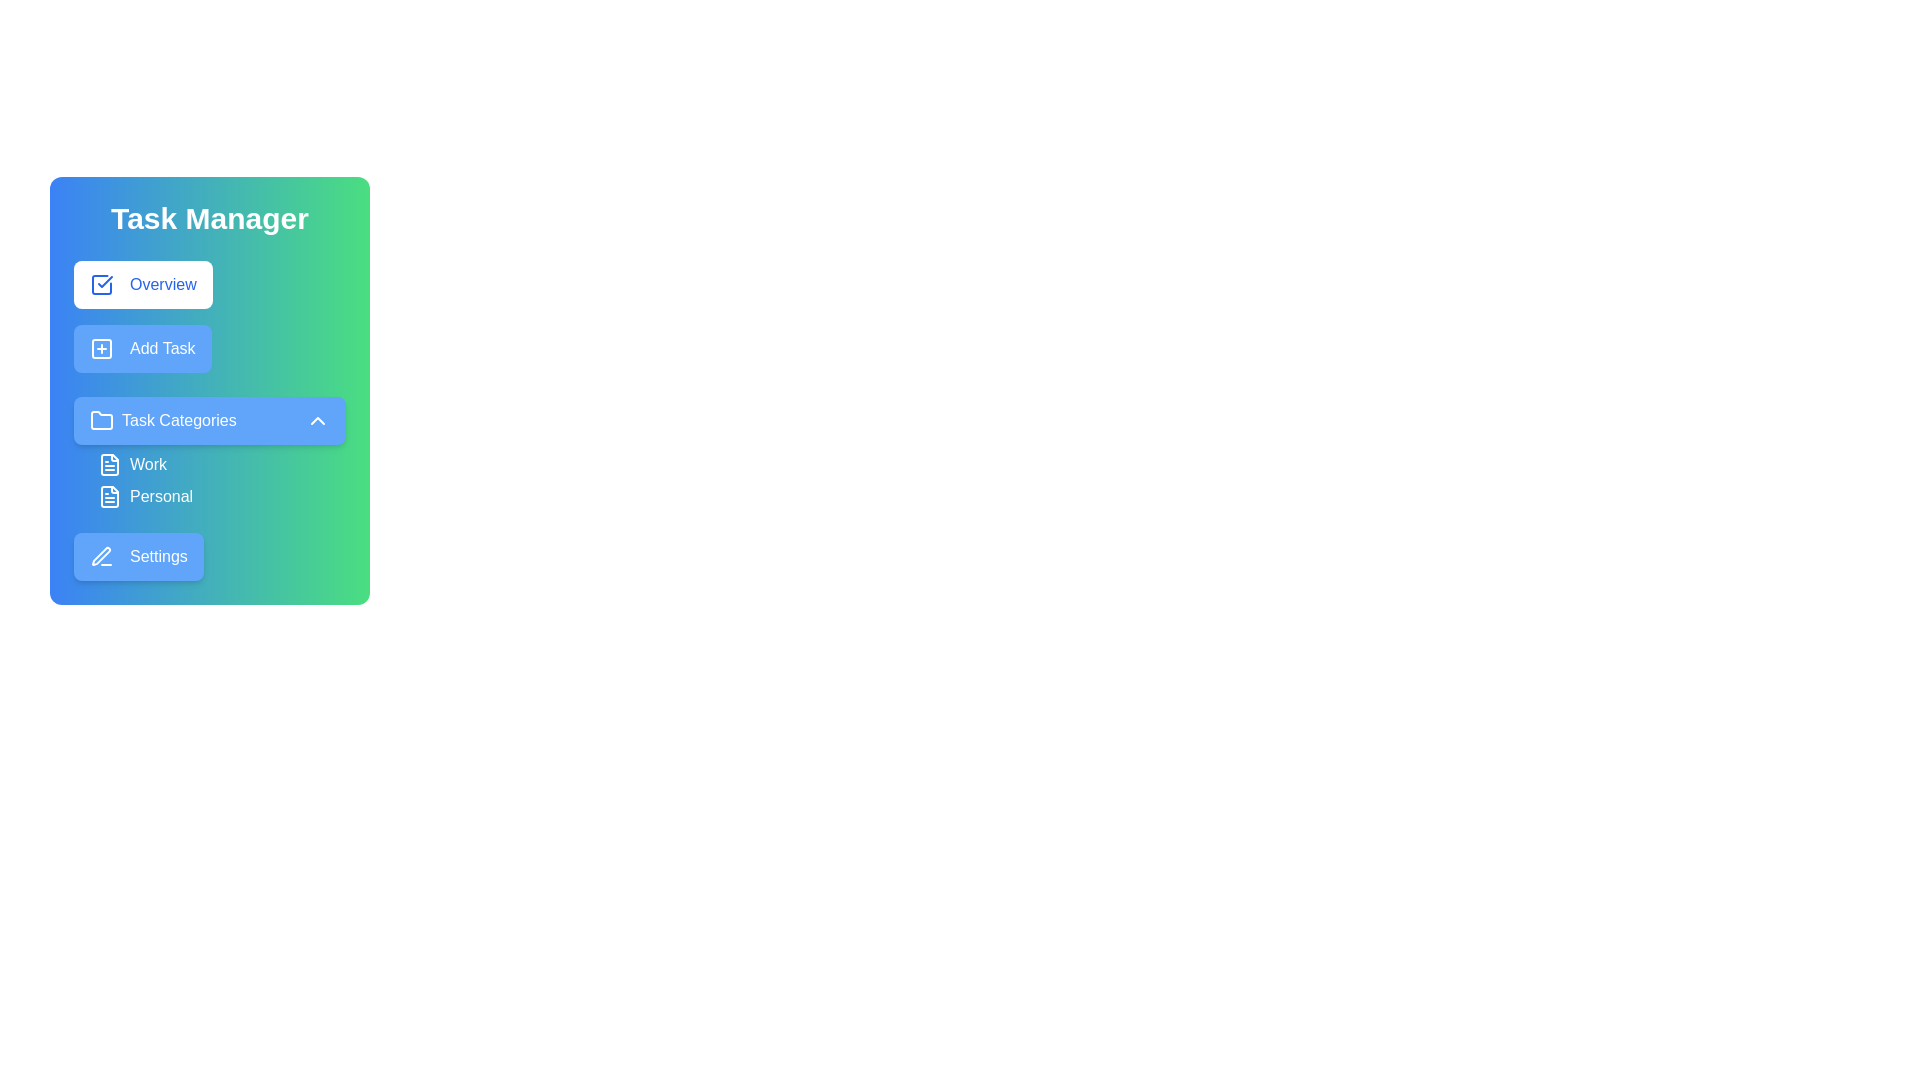 Image resolution: width=1920 pixels, height=1080 pixels. I want to click on the 'Settings' text label inside the button located at the bottom of the vertical menu on the left side of the interface, so click(157, 556).